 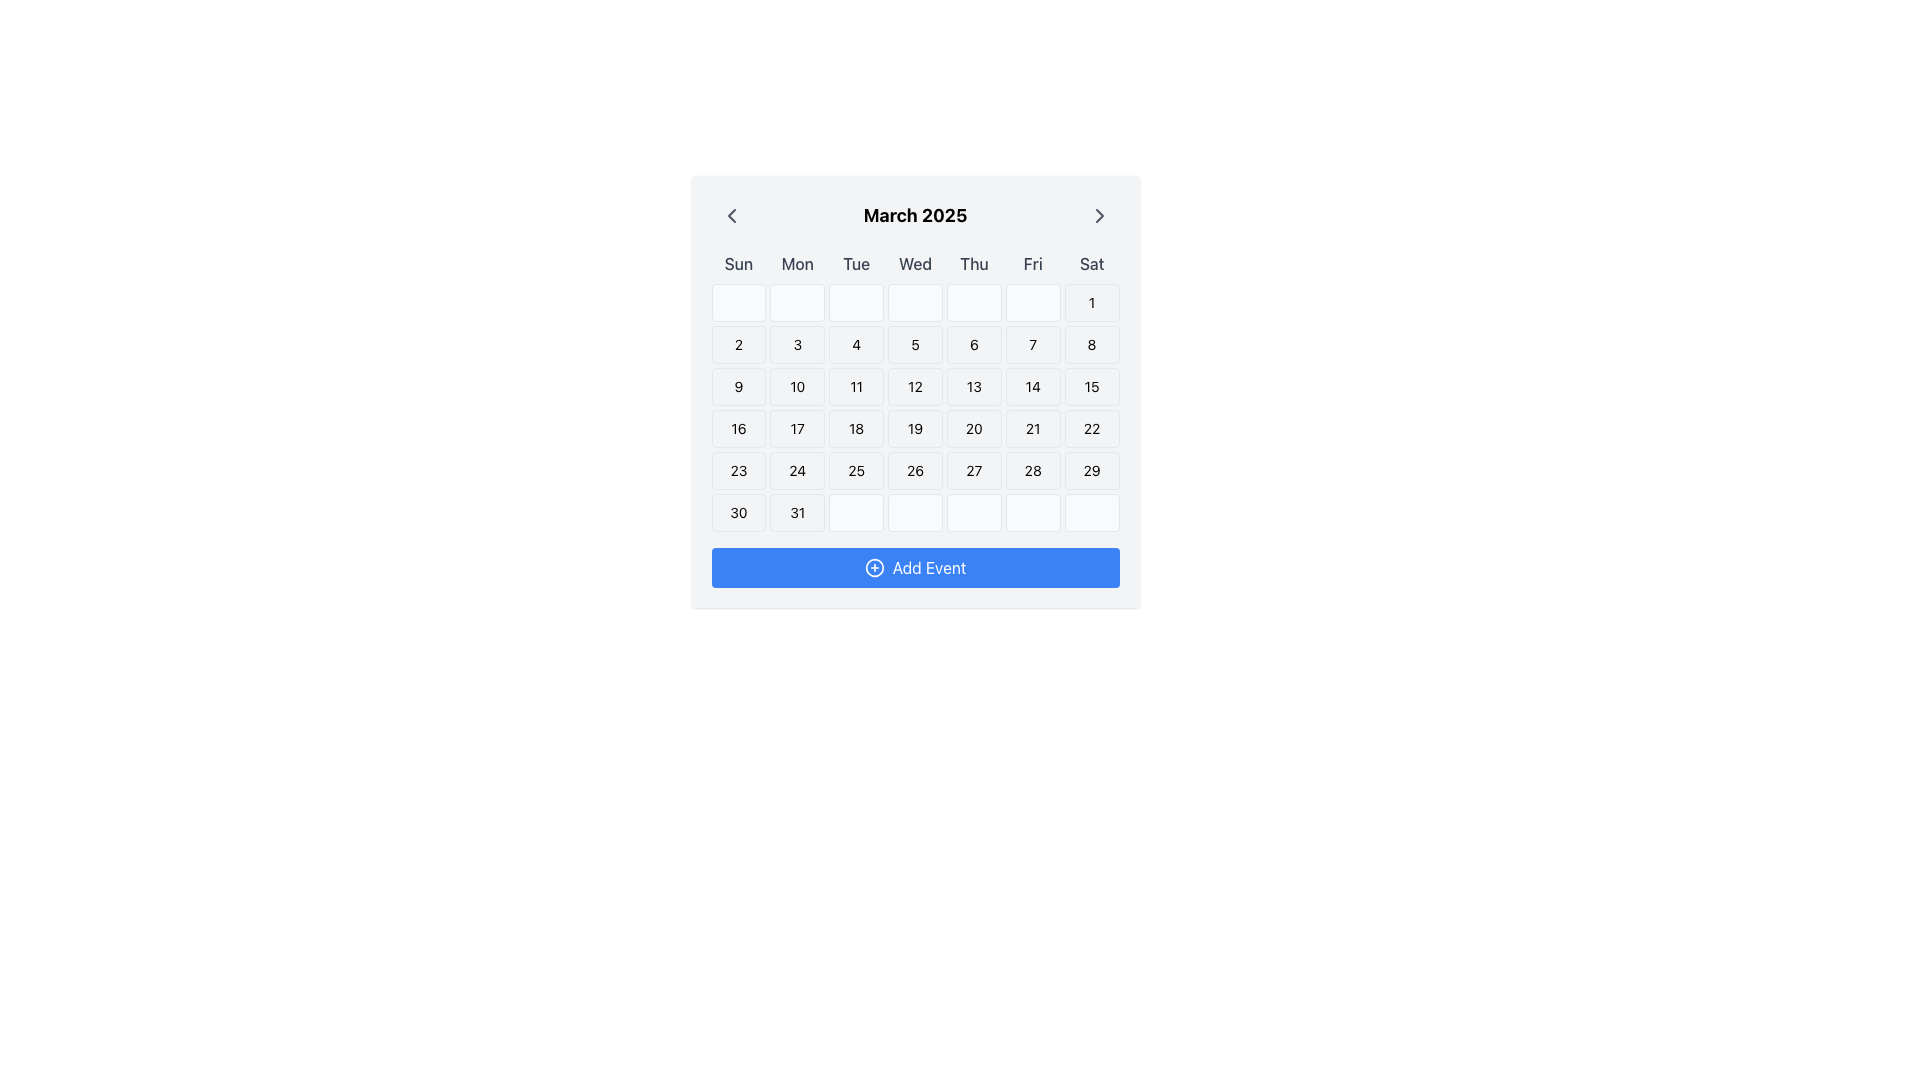 I want to click on the '8' date button, so click(x=1090, y=343).